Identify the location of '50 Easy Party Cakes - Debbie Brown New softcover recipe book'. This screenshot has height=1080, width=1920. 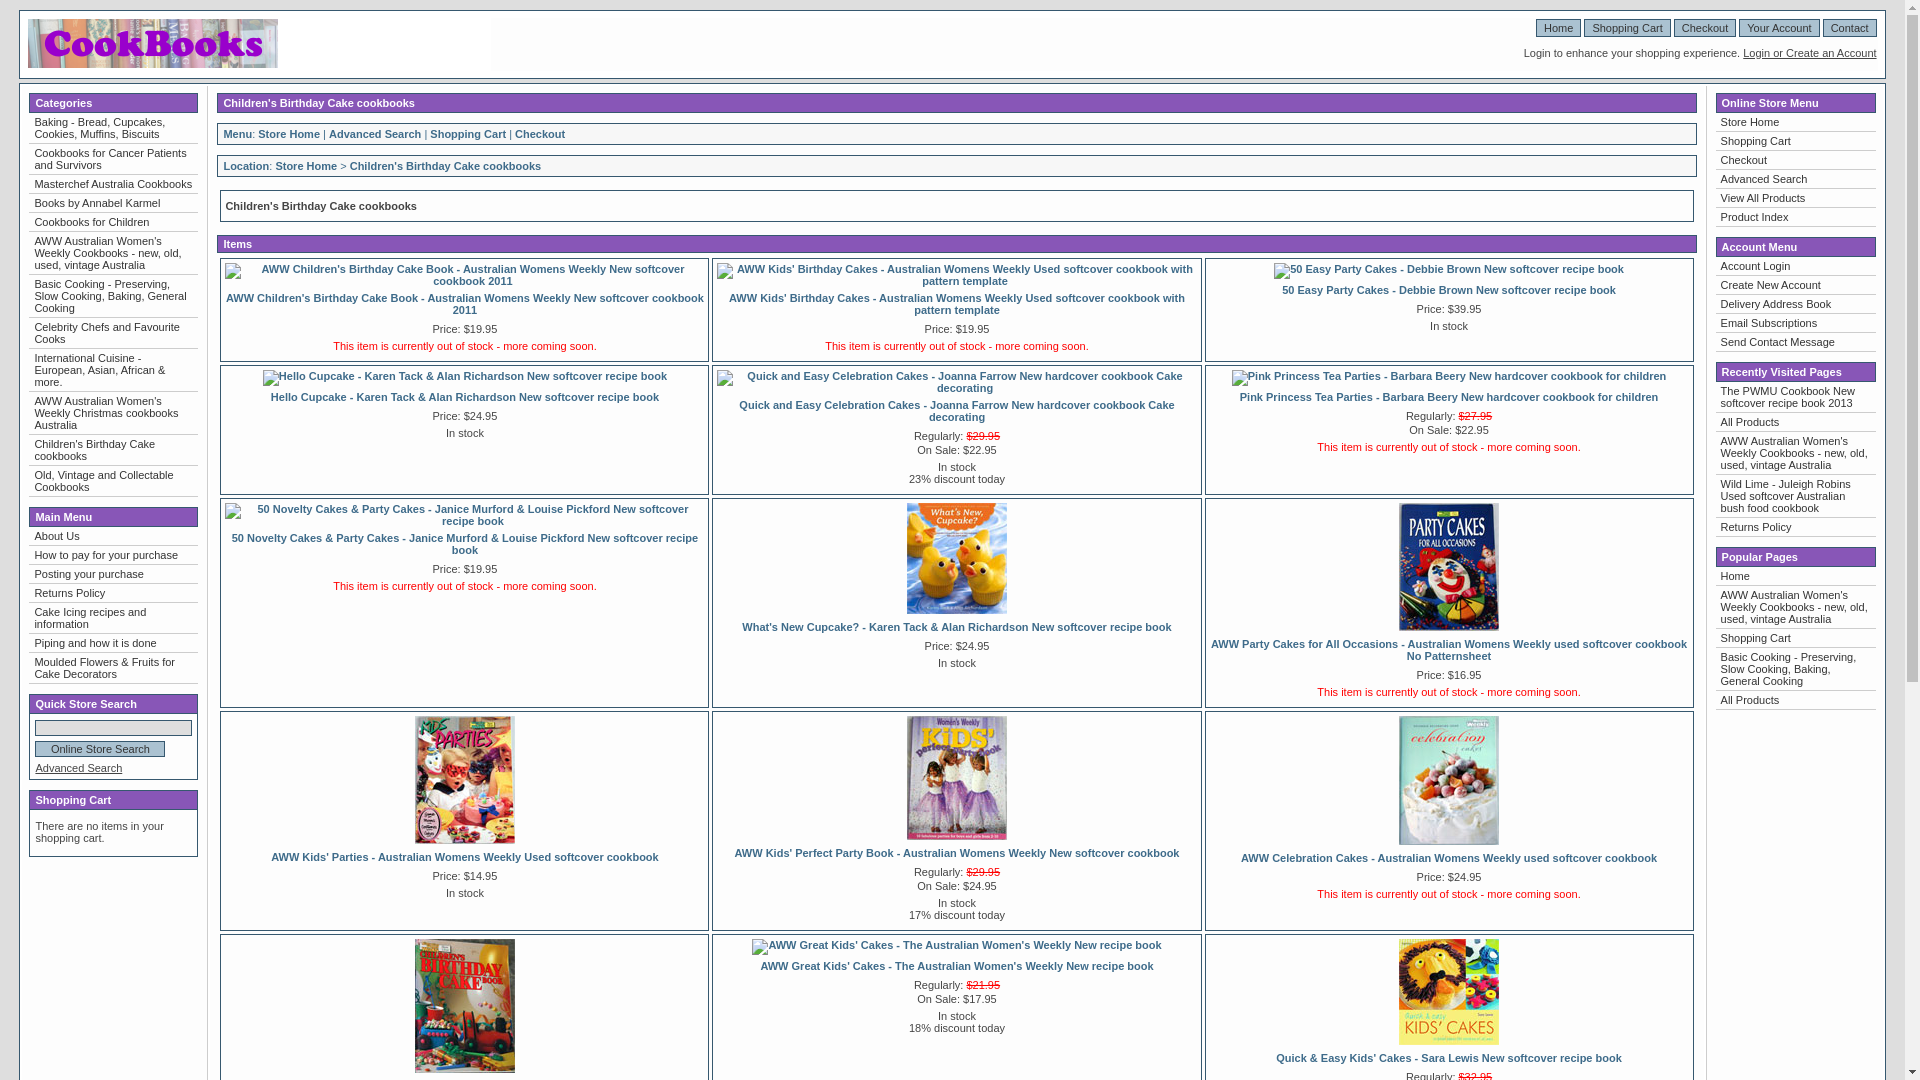
(1449, 289).